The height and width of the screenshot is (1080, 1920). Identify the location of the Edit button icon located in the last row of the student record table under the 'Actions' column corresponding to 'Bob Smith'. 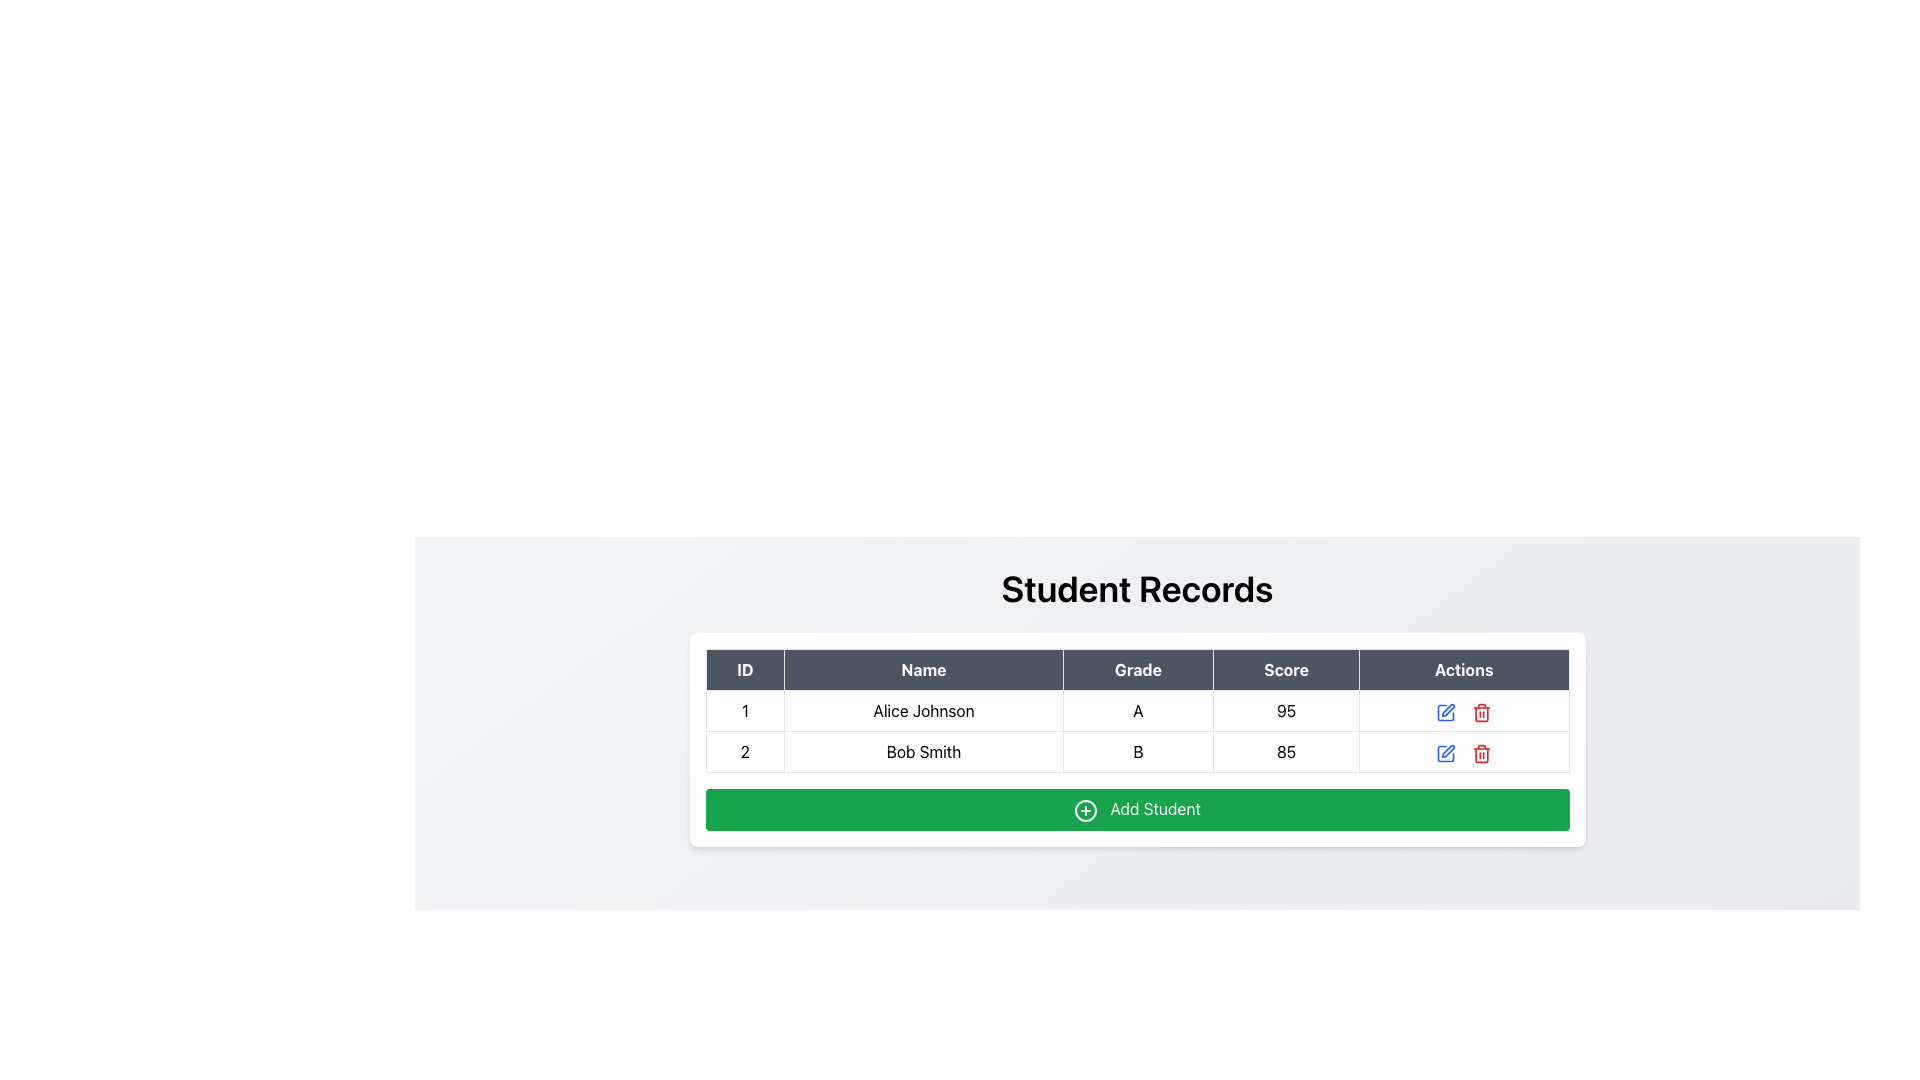
(1448, 751).